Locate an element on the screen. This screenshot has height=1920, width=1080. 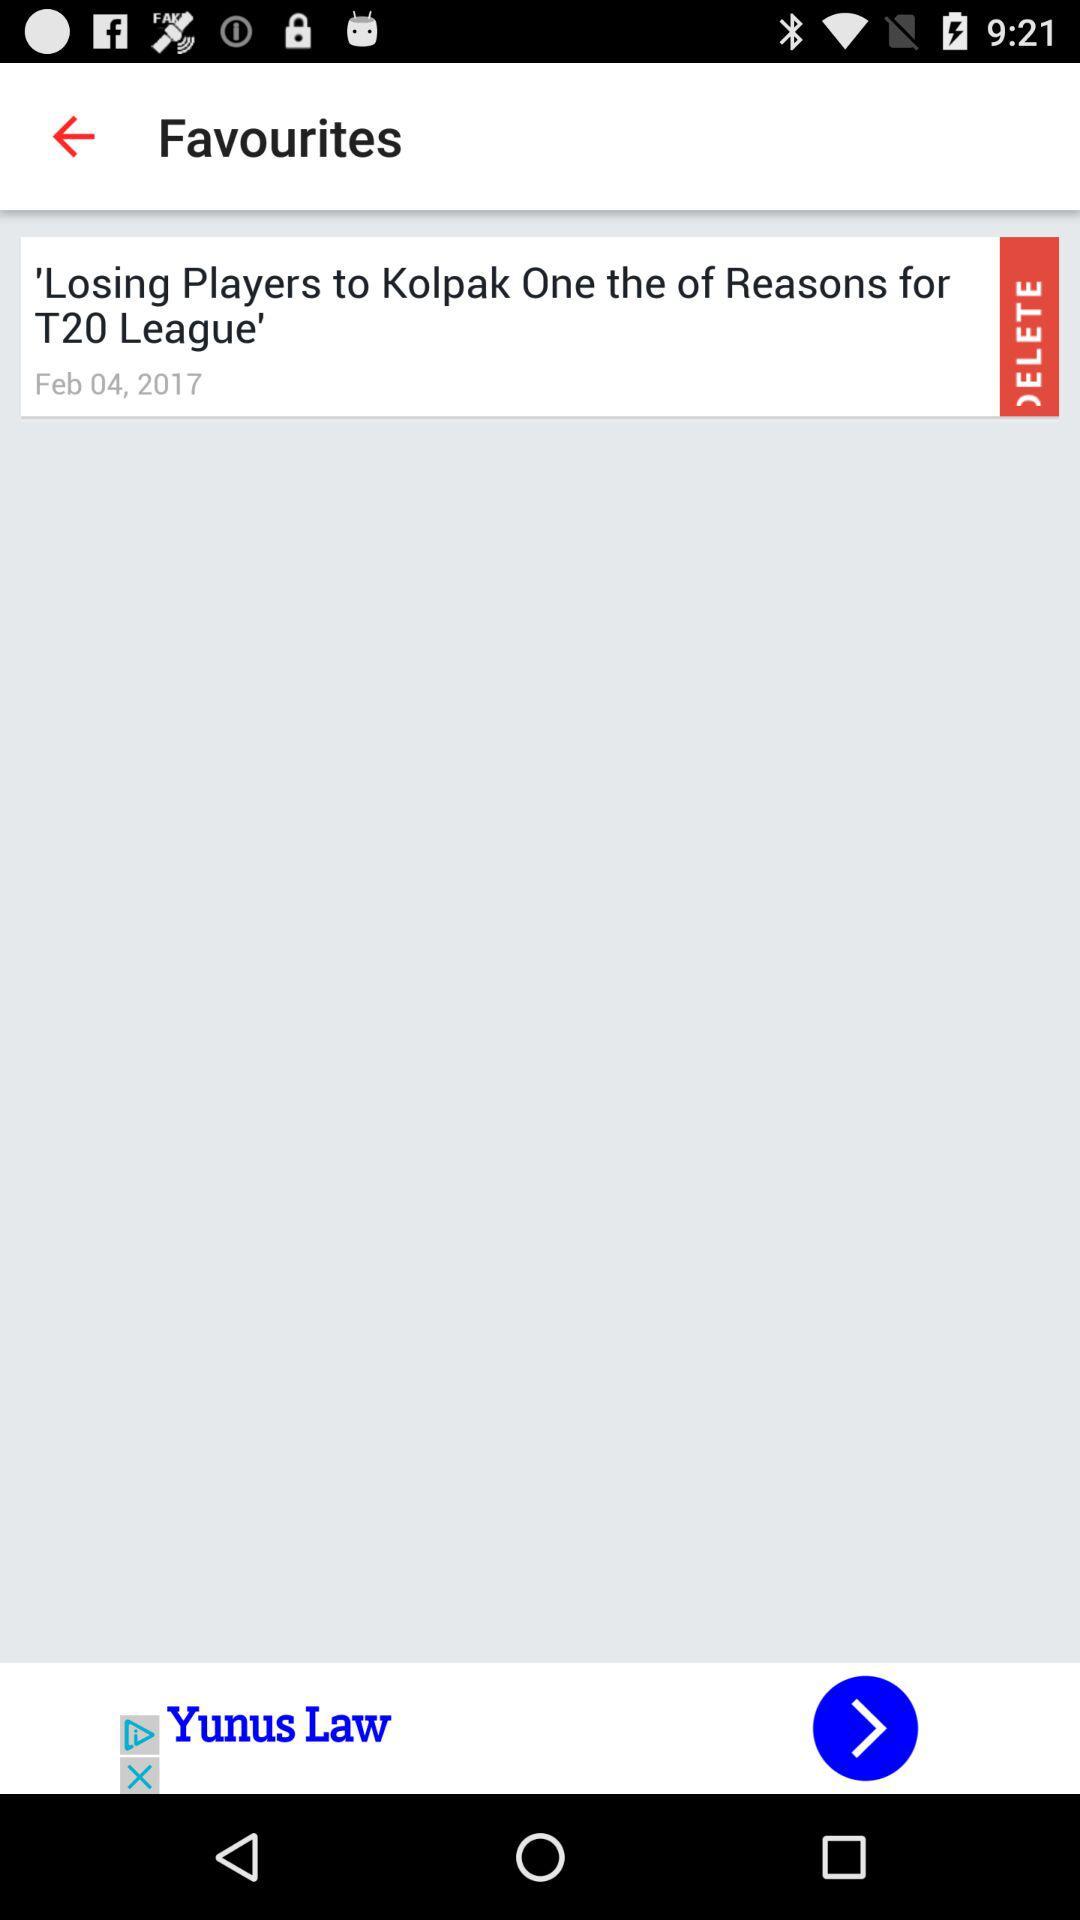
banner is located at coordinates (540, 1727).